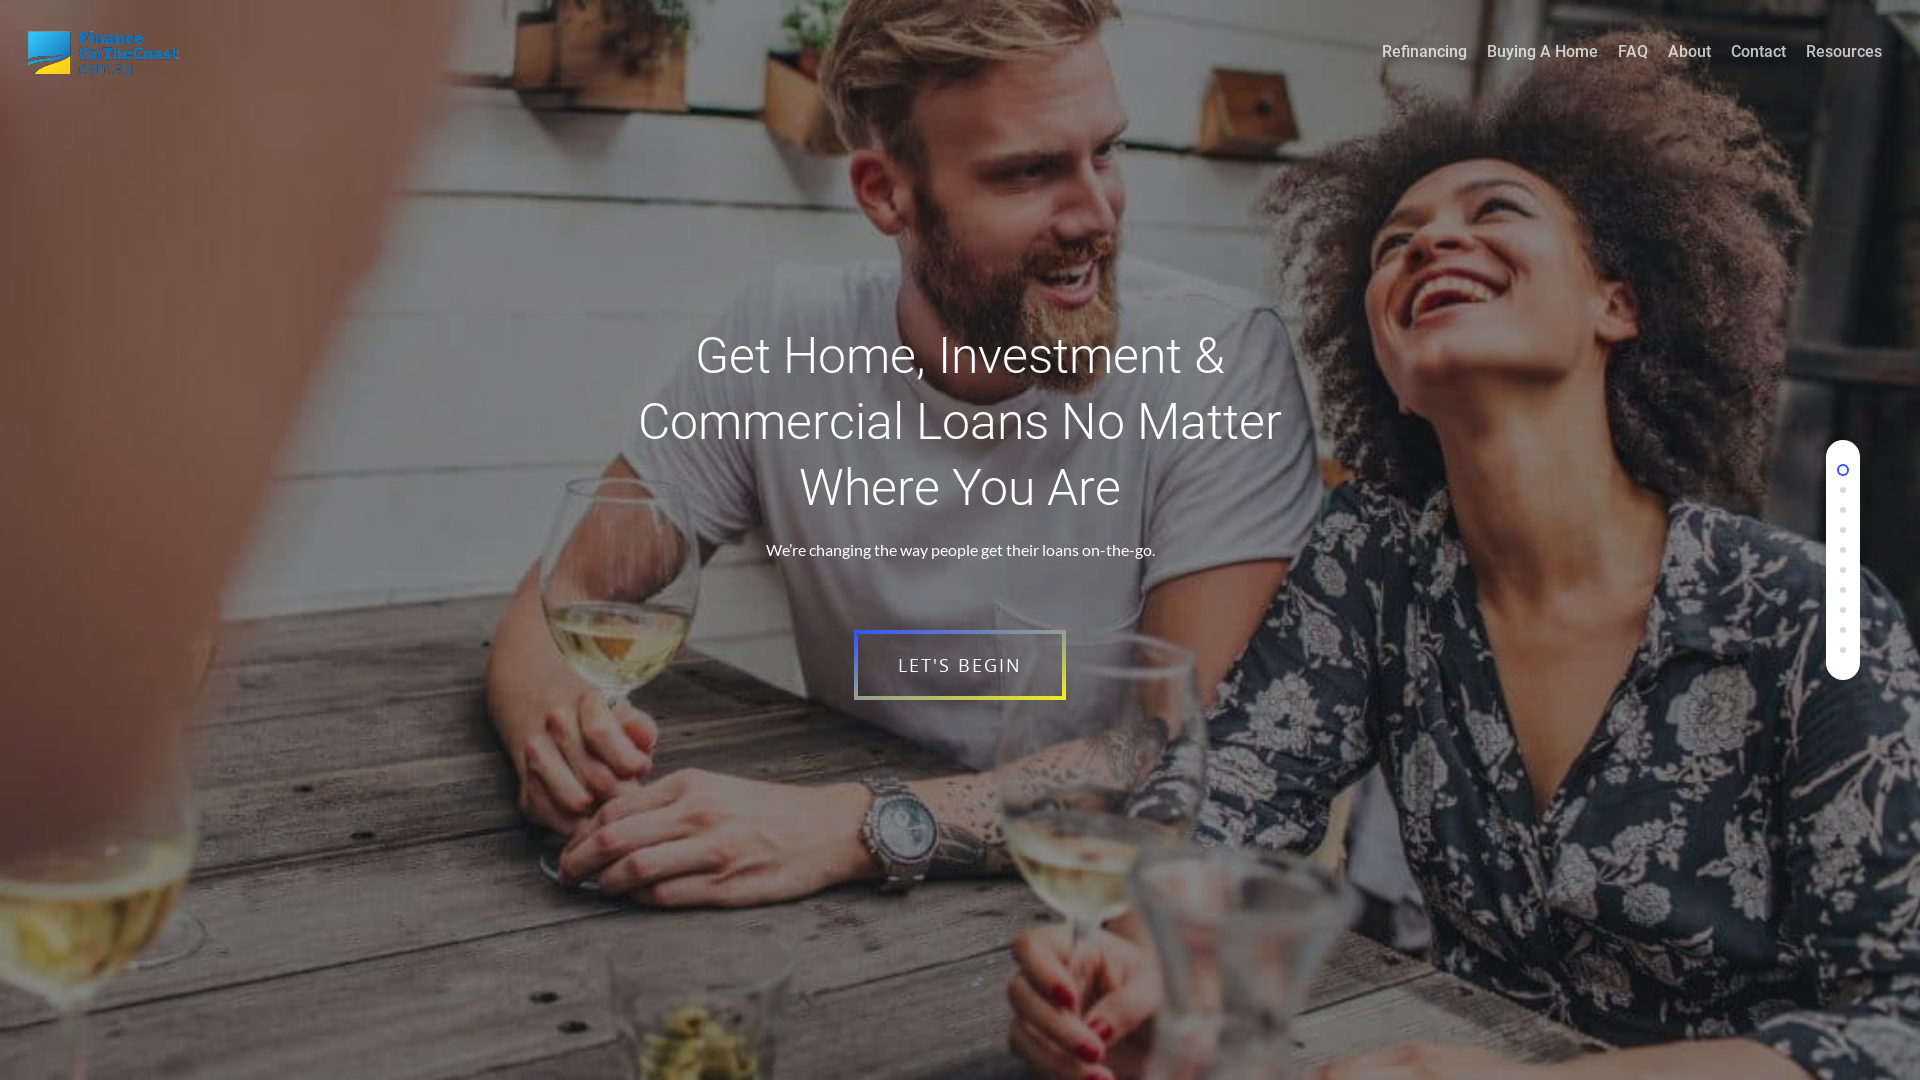 This screenshot has height=1080, width=1920. What do you see at coordinates (1541, 64) in the screenshot?
I see `'Buying A Home'` at bounding box center [1541, 64].